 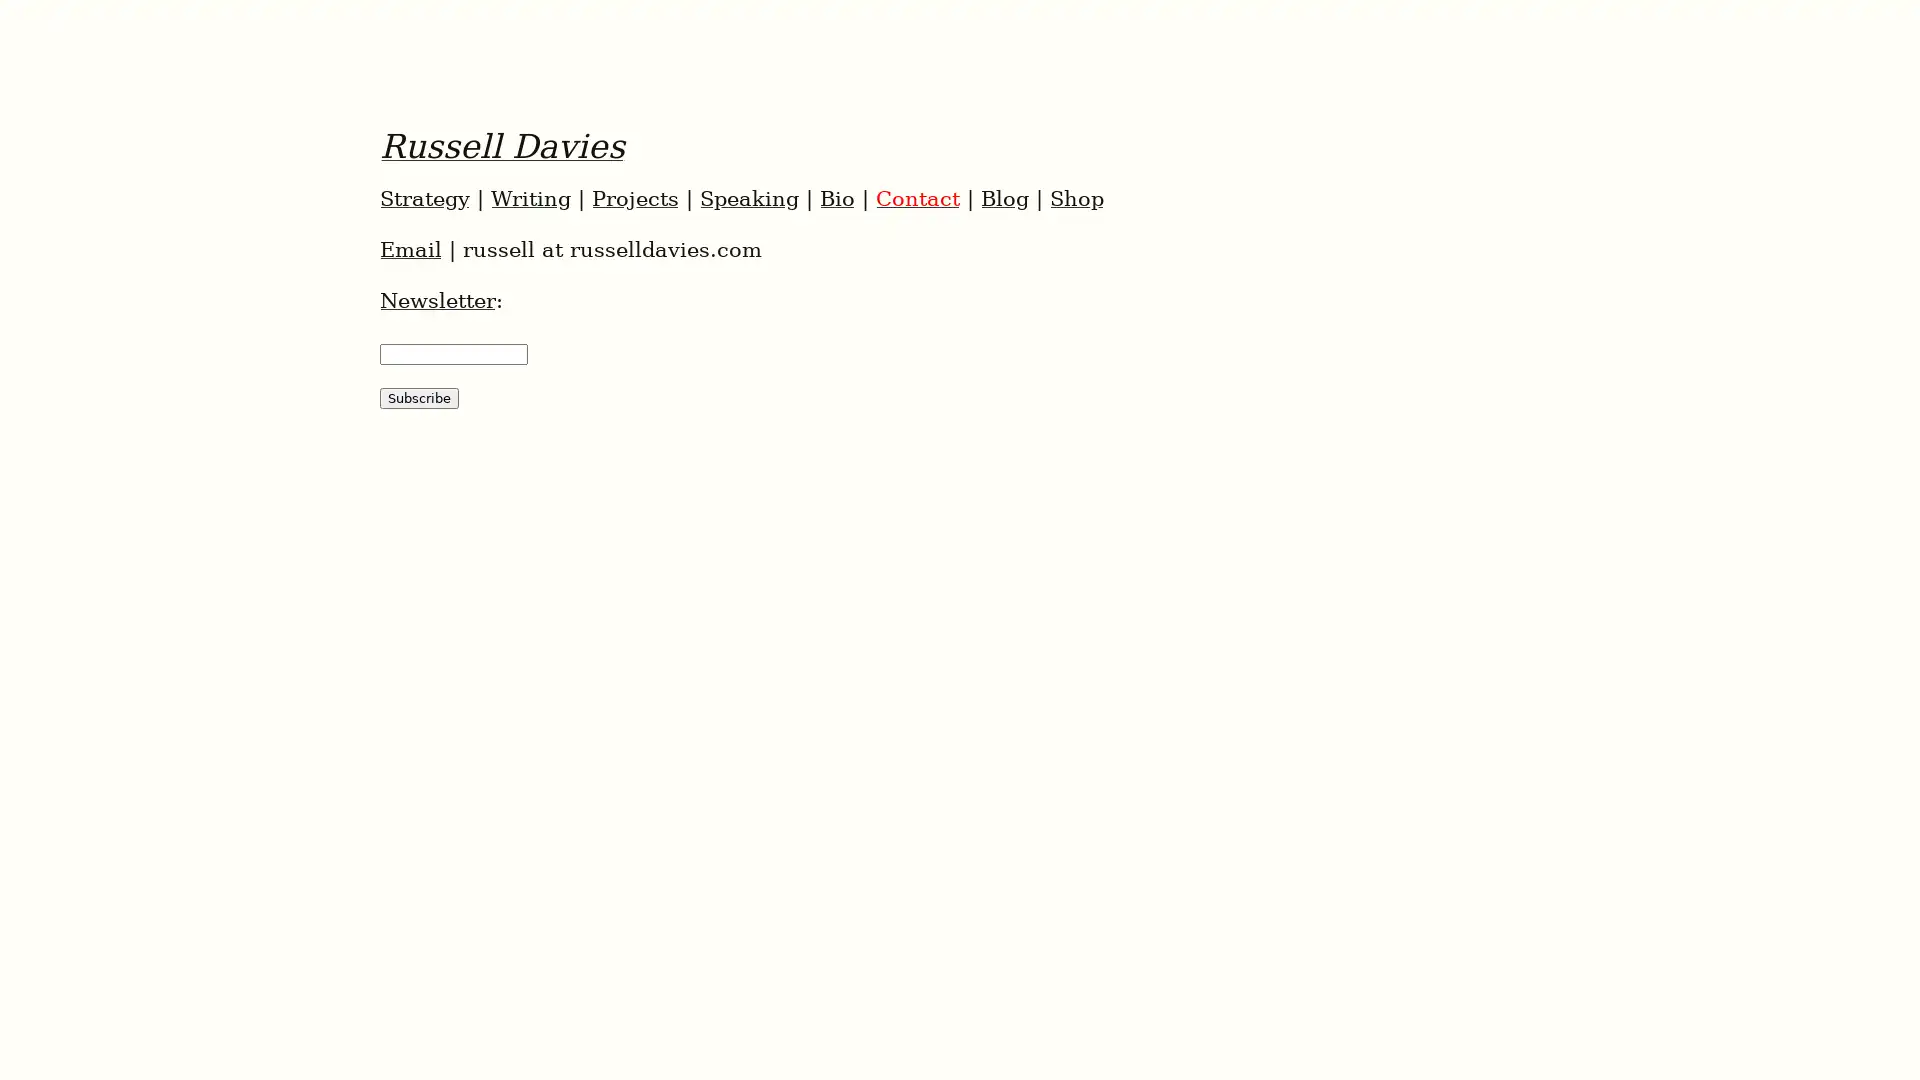 What do you see at coordinates (418, 397) in the screenshot?
I see `Subscribe` at bounding box center [418, 397].